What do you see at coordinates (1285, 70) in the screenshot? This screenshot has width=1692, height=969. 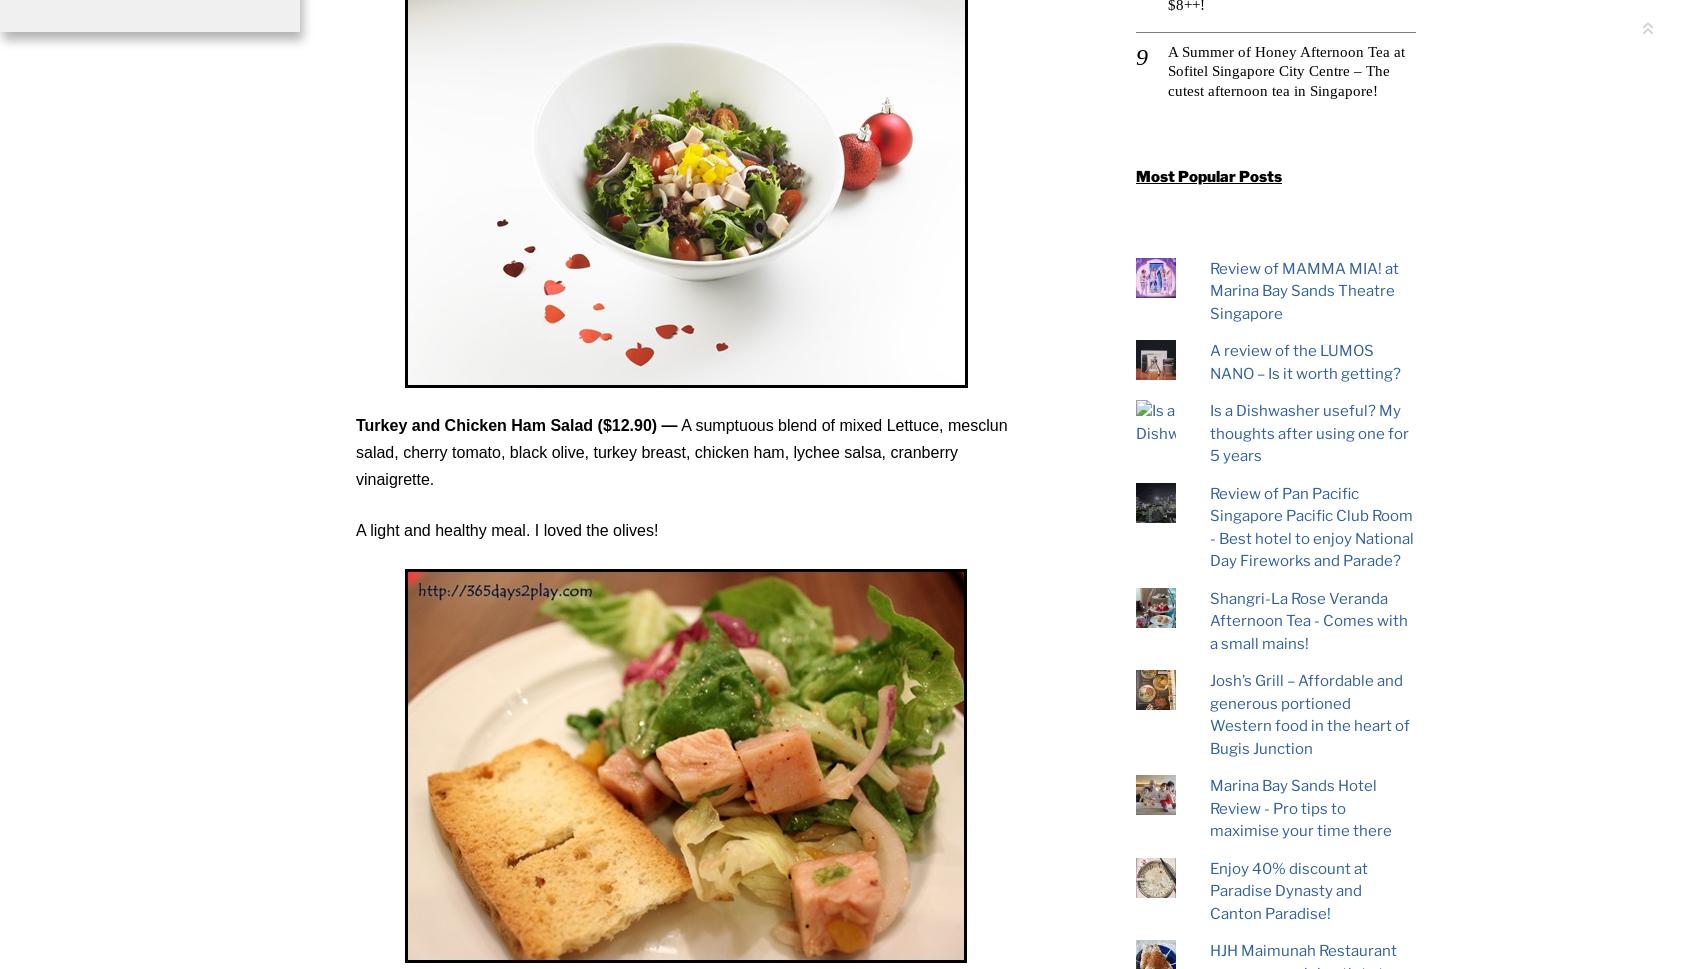 I see `'A Summer of Honey Afternoon Tea at Sofitel Singapore City Centre – The cutest afternoon tea in Singapore!'` at bounding box center [1285, 70].